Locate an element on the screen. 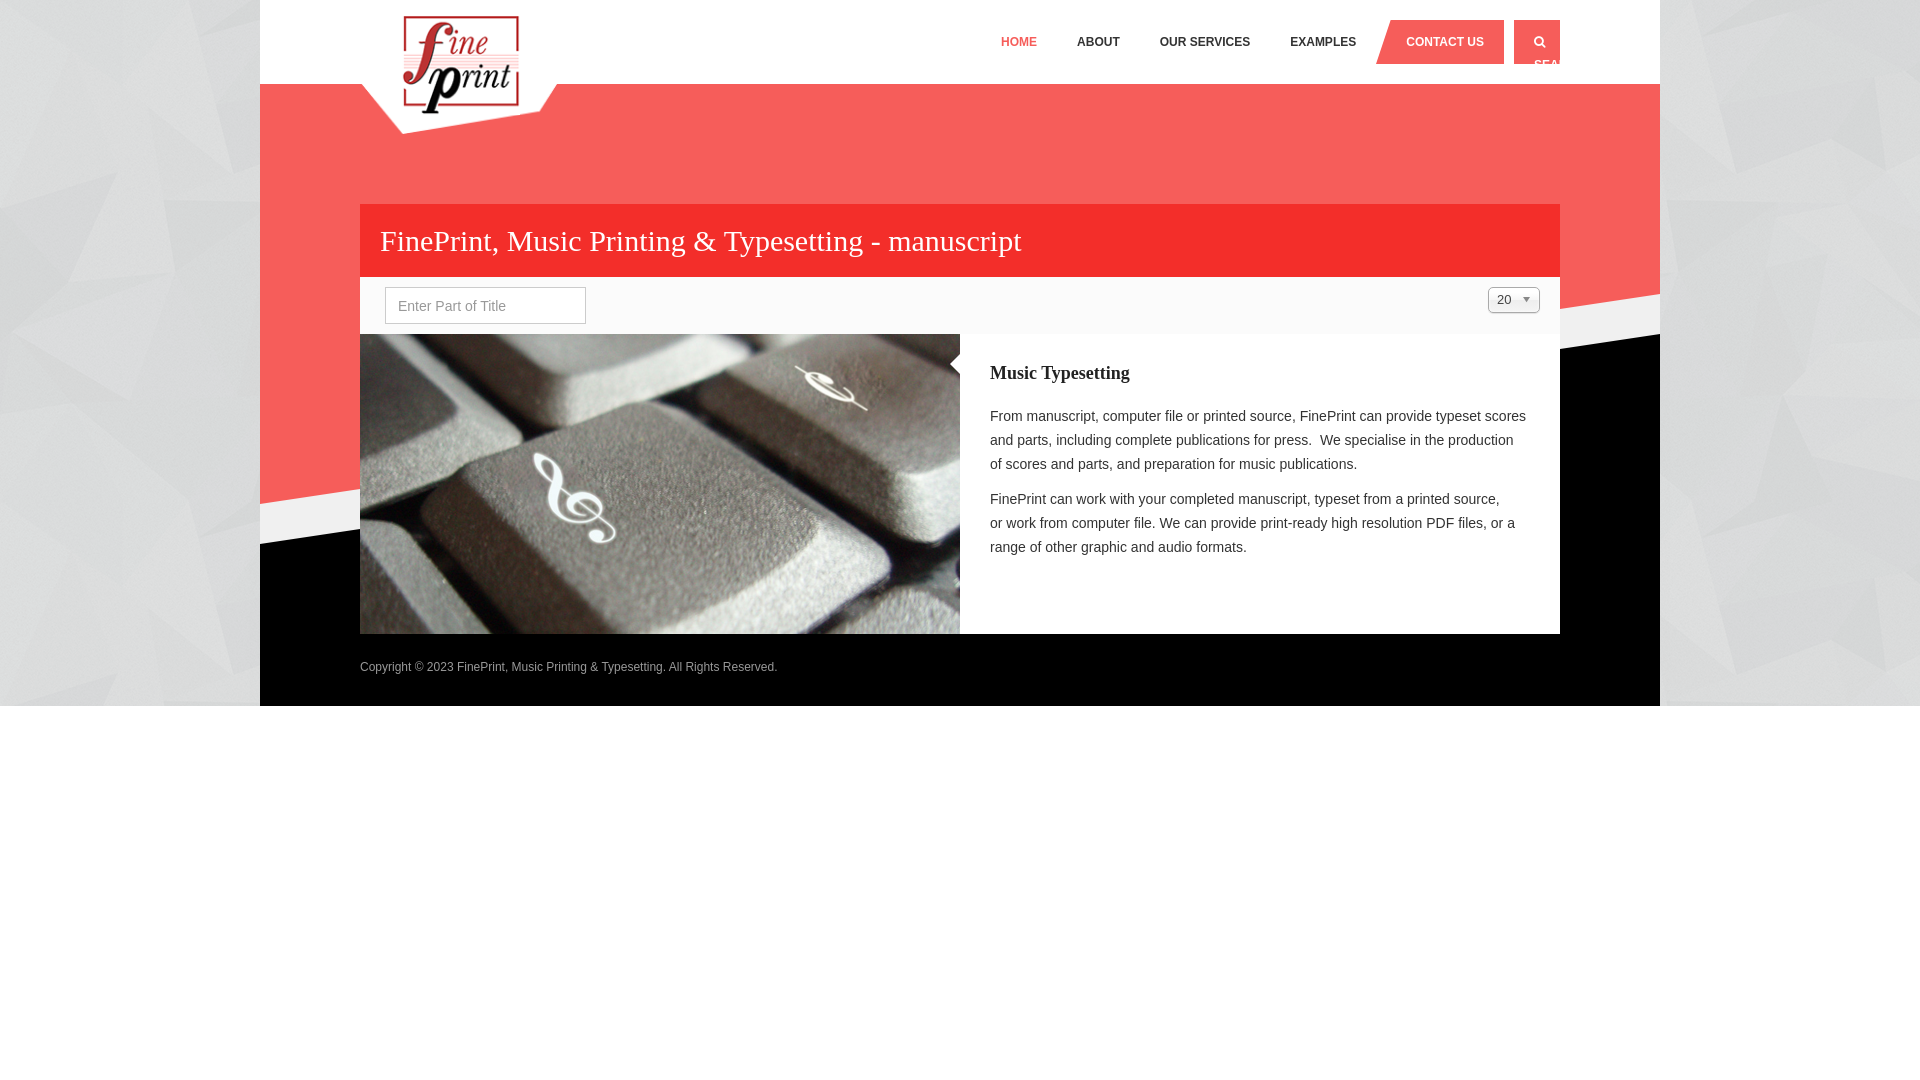 This screenshot has height=1080, width=1920. 'Enter all or part of the title to search for.' is located at coordinates (485, 305).